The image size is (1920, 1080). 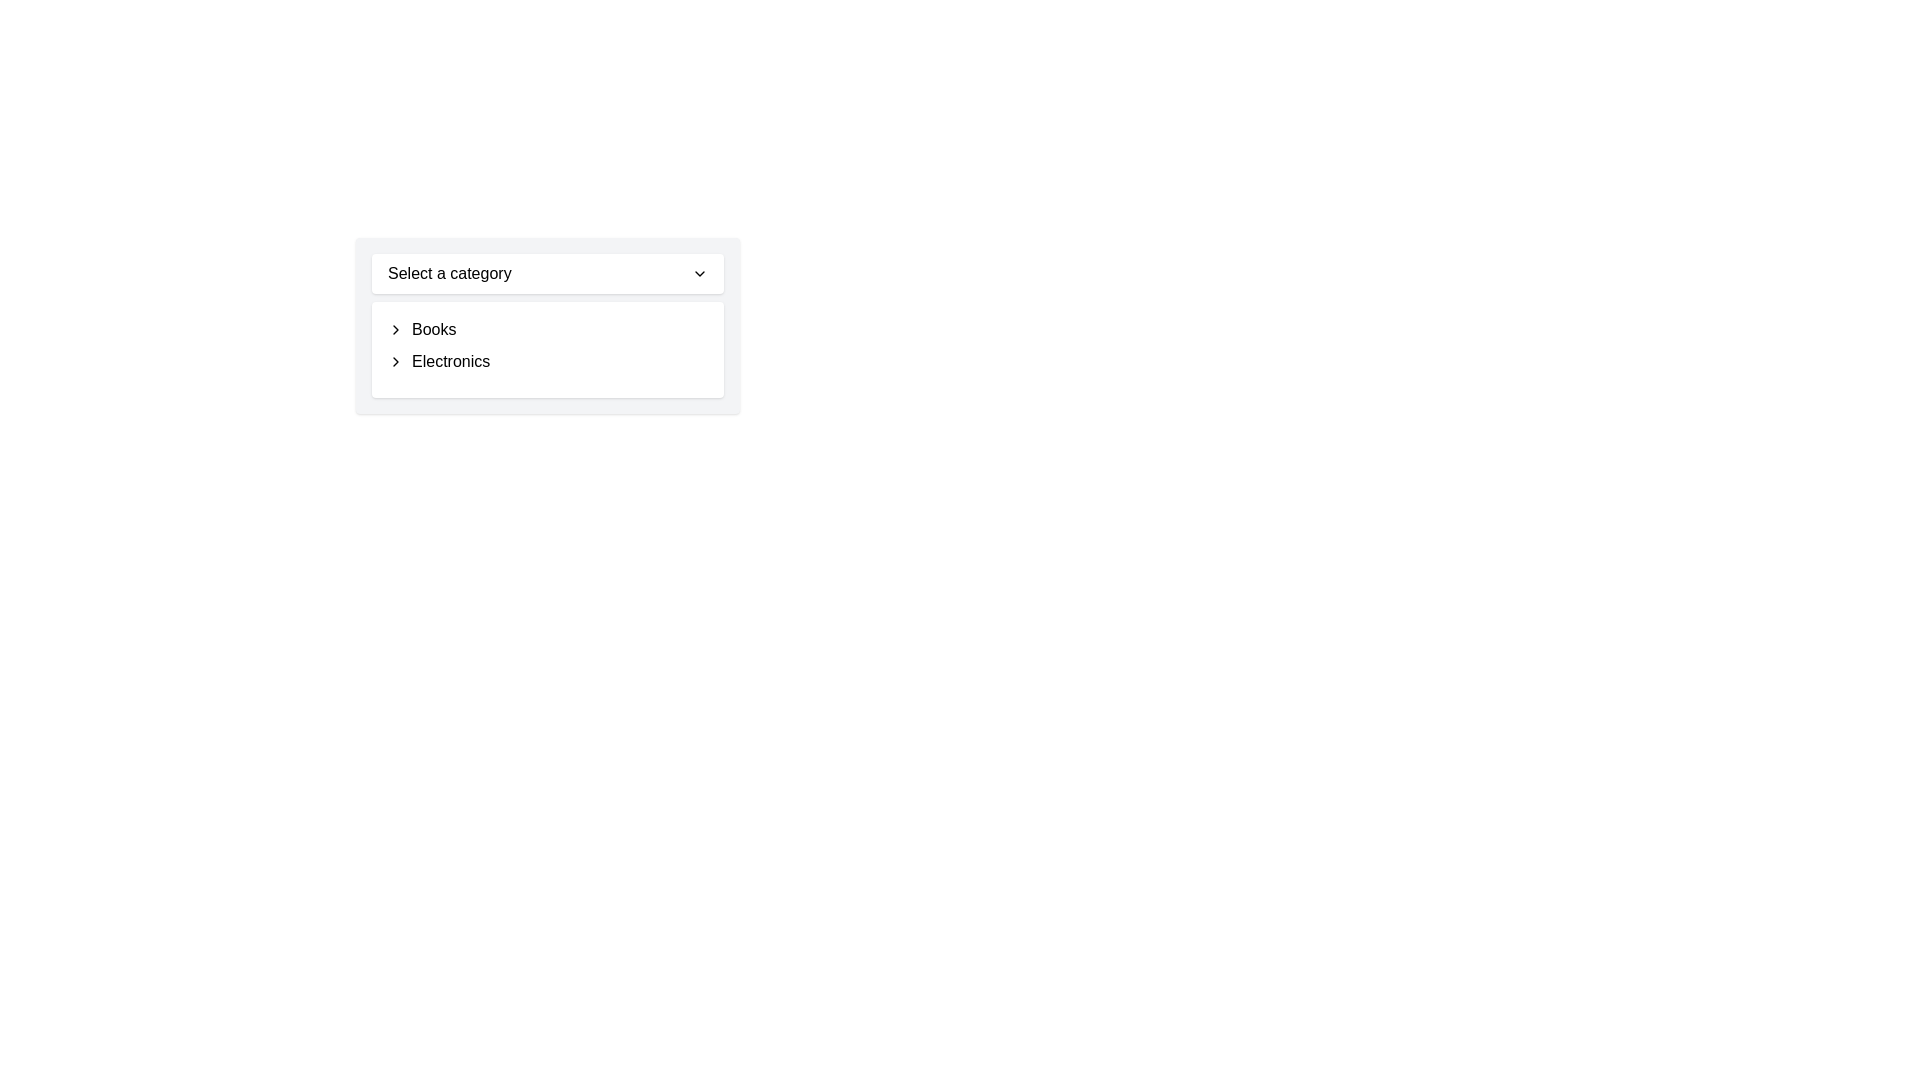 I want to click on the rightward-pointing chevron icon located to the left of the text 'Electronics' in the second item of the dropdown menu, so click(x=395, y=362).